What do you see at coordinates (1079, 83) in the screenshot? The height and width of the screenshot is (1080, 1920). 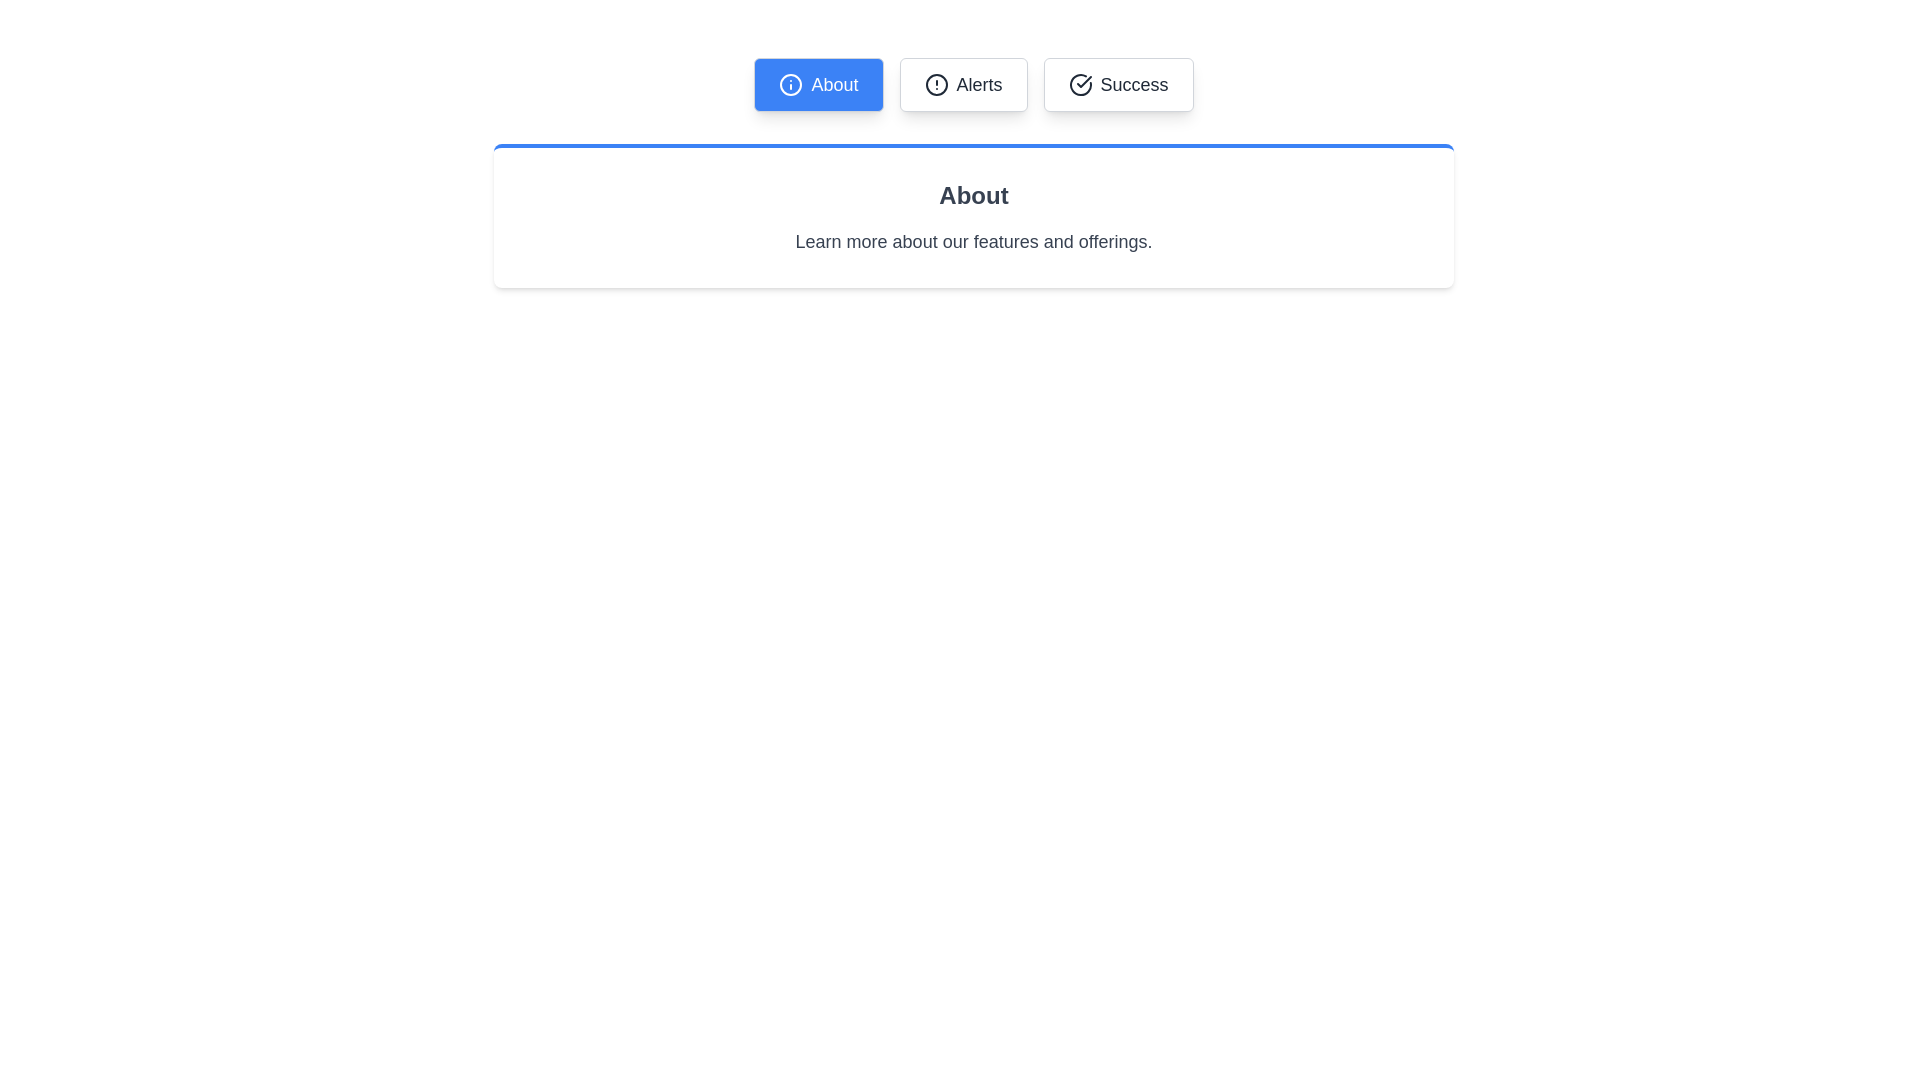 I see `the success status icon located to the left of the 'Success' text` at bounding box center [1079, 83].